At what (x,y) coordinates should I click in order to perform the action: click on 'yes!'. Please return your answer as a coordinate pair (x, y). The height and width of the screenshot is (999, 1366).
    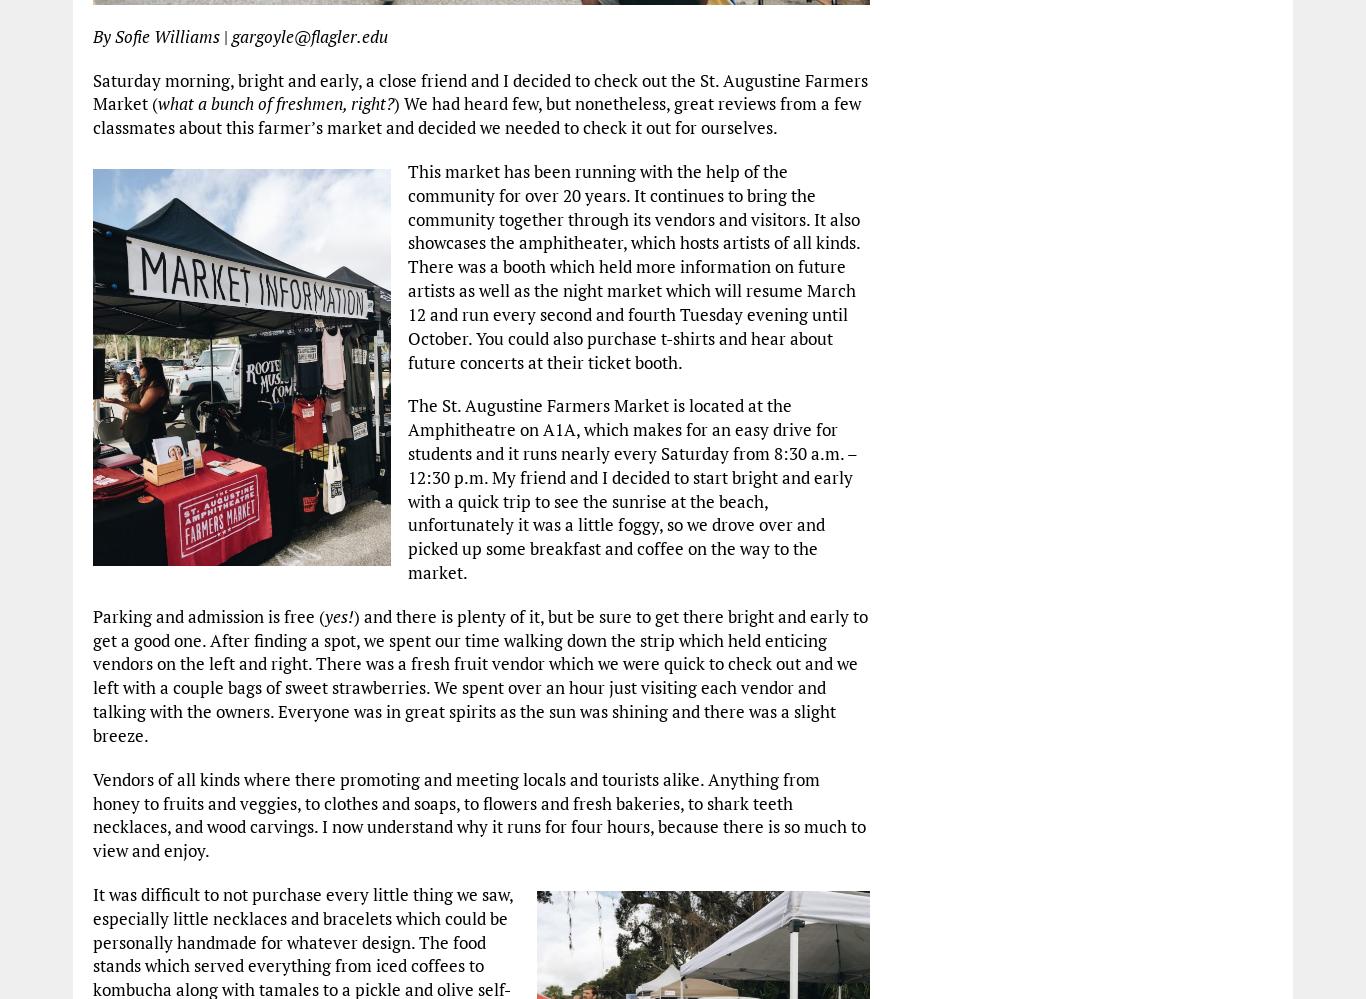
    Looking at the image, I should click on (324, 614).